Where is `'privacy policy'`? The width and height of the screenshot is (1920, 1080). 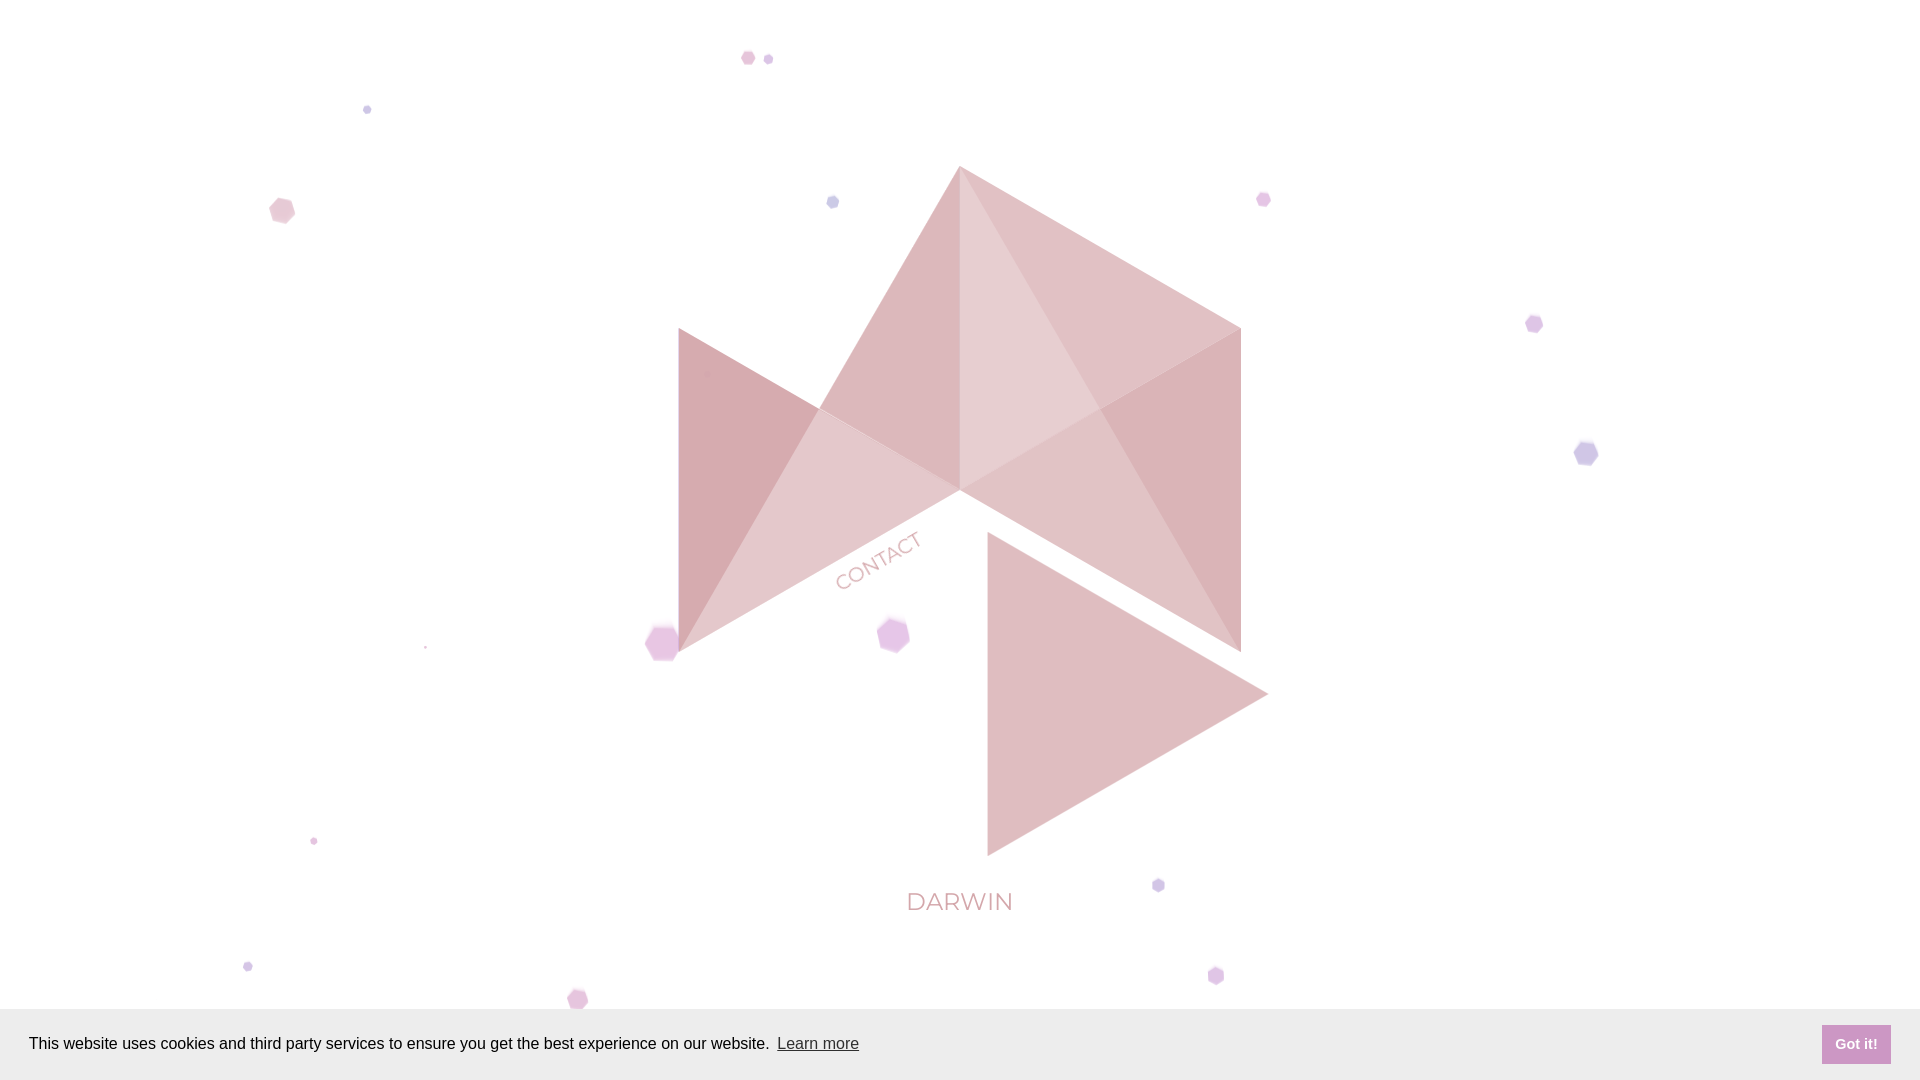
'privacy policy' is located at coordinates (956, 1056).